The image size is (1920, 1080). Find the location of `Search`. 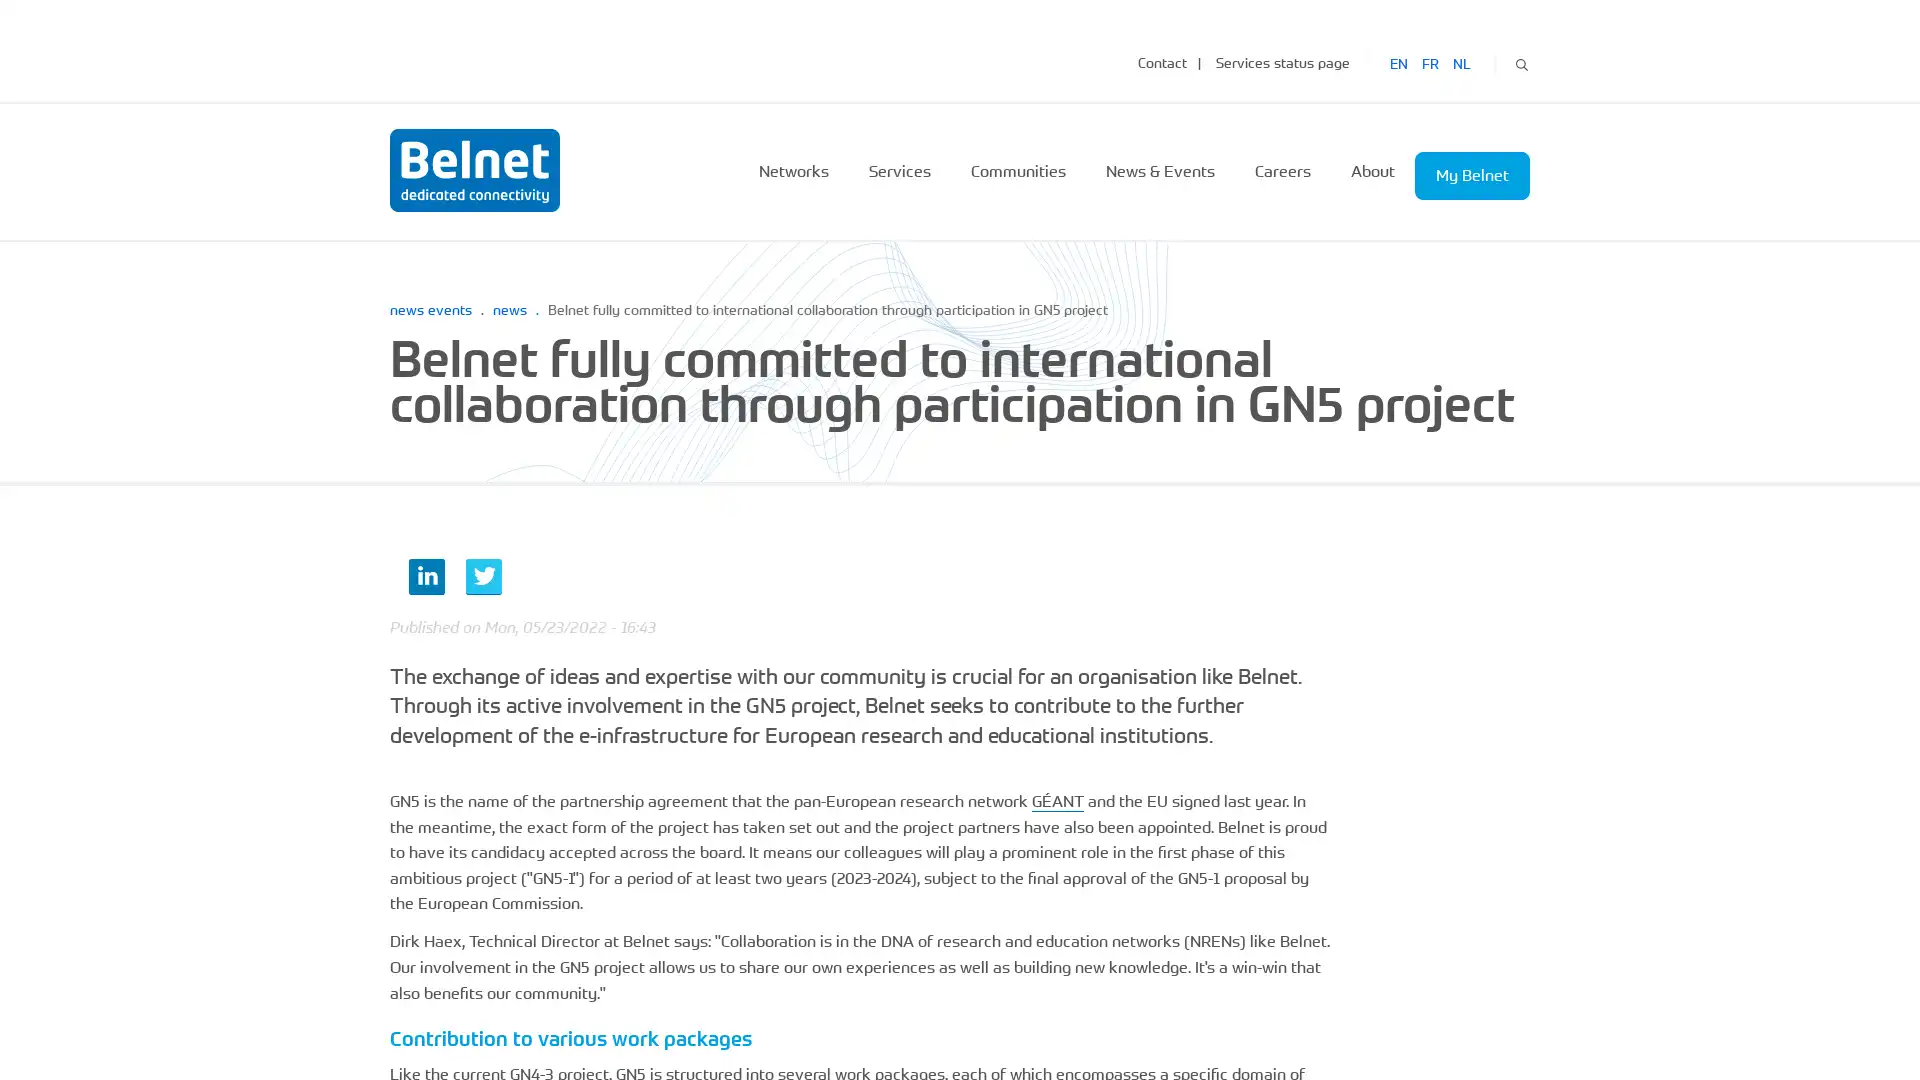

Search is located at coordinates (1520, 61).